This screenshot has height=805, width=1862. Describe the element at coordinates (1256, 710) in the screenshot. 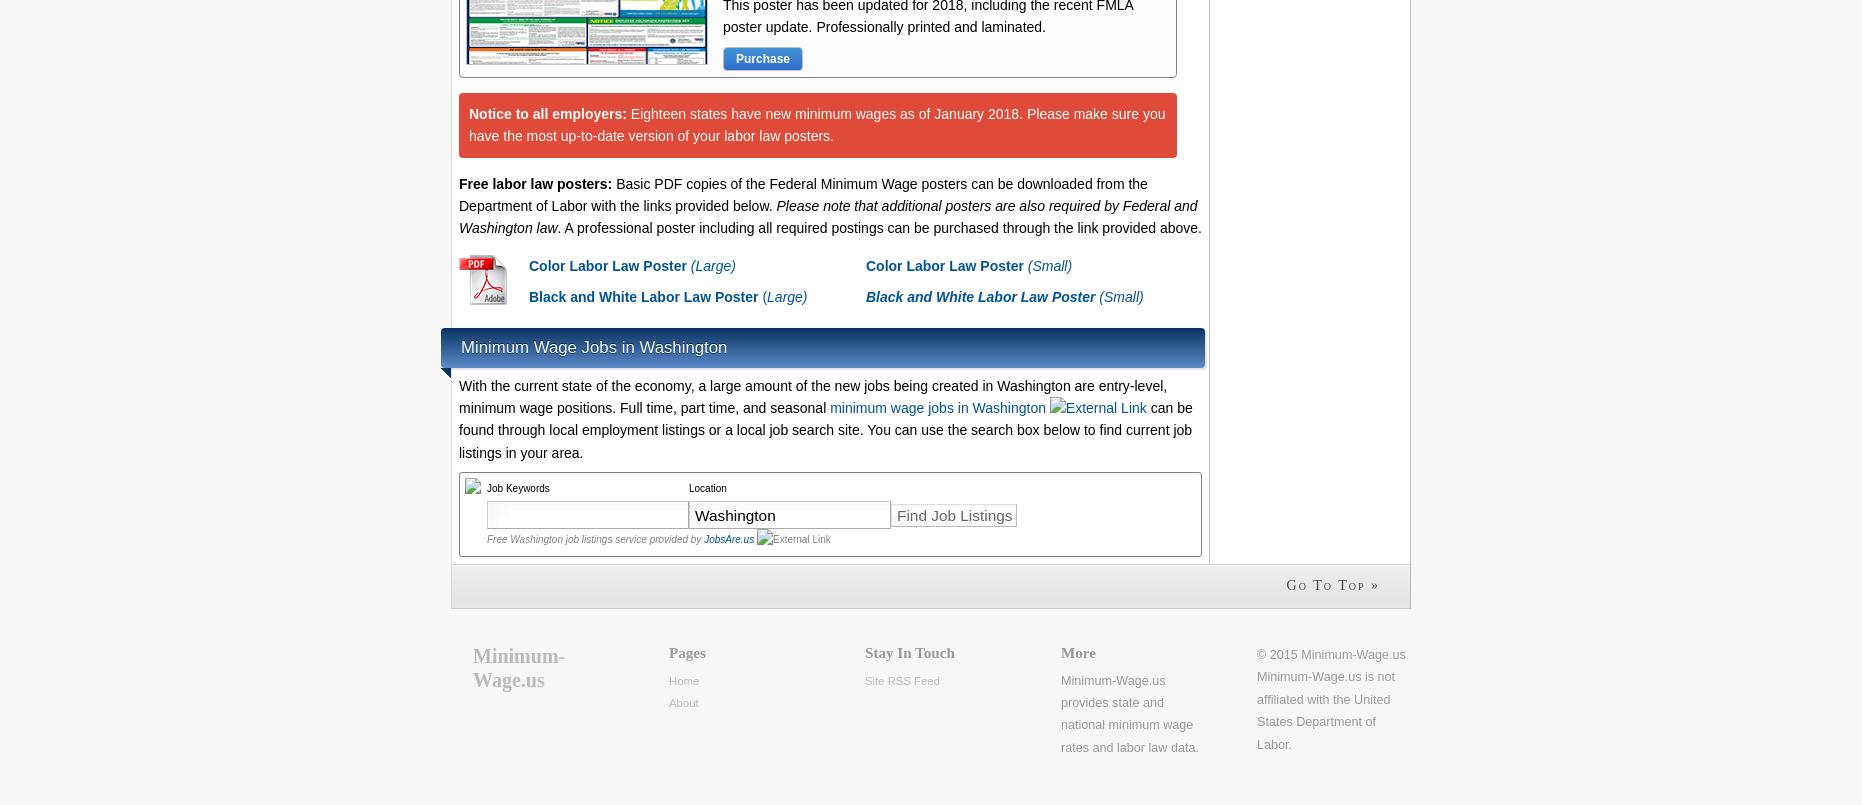

I see `'Minimum-Wage.us is not affiliated with the United States Department of Labor.'` at that location.